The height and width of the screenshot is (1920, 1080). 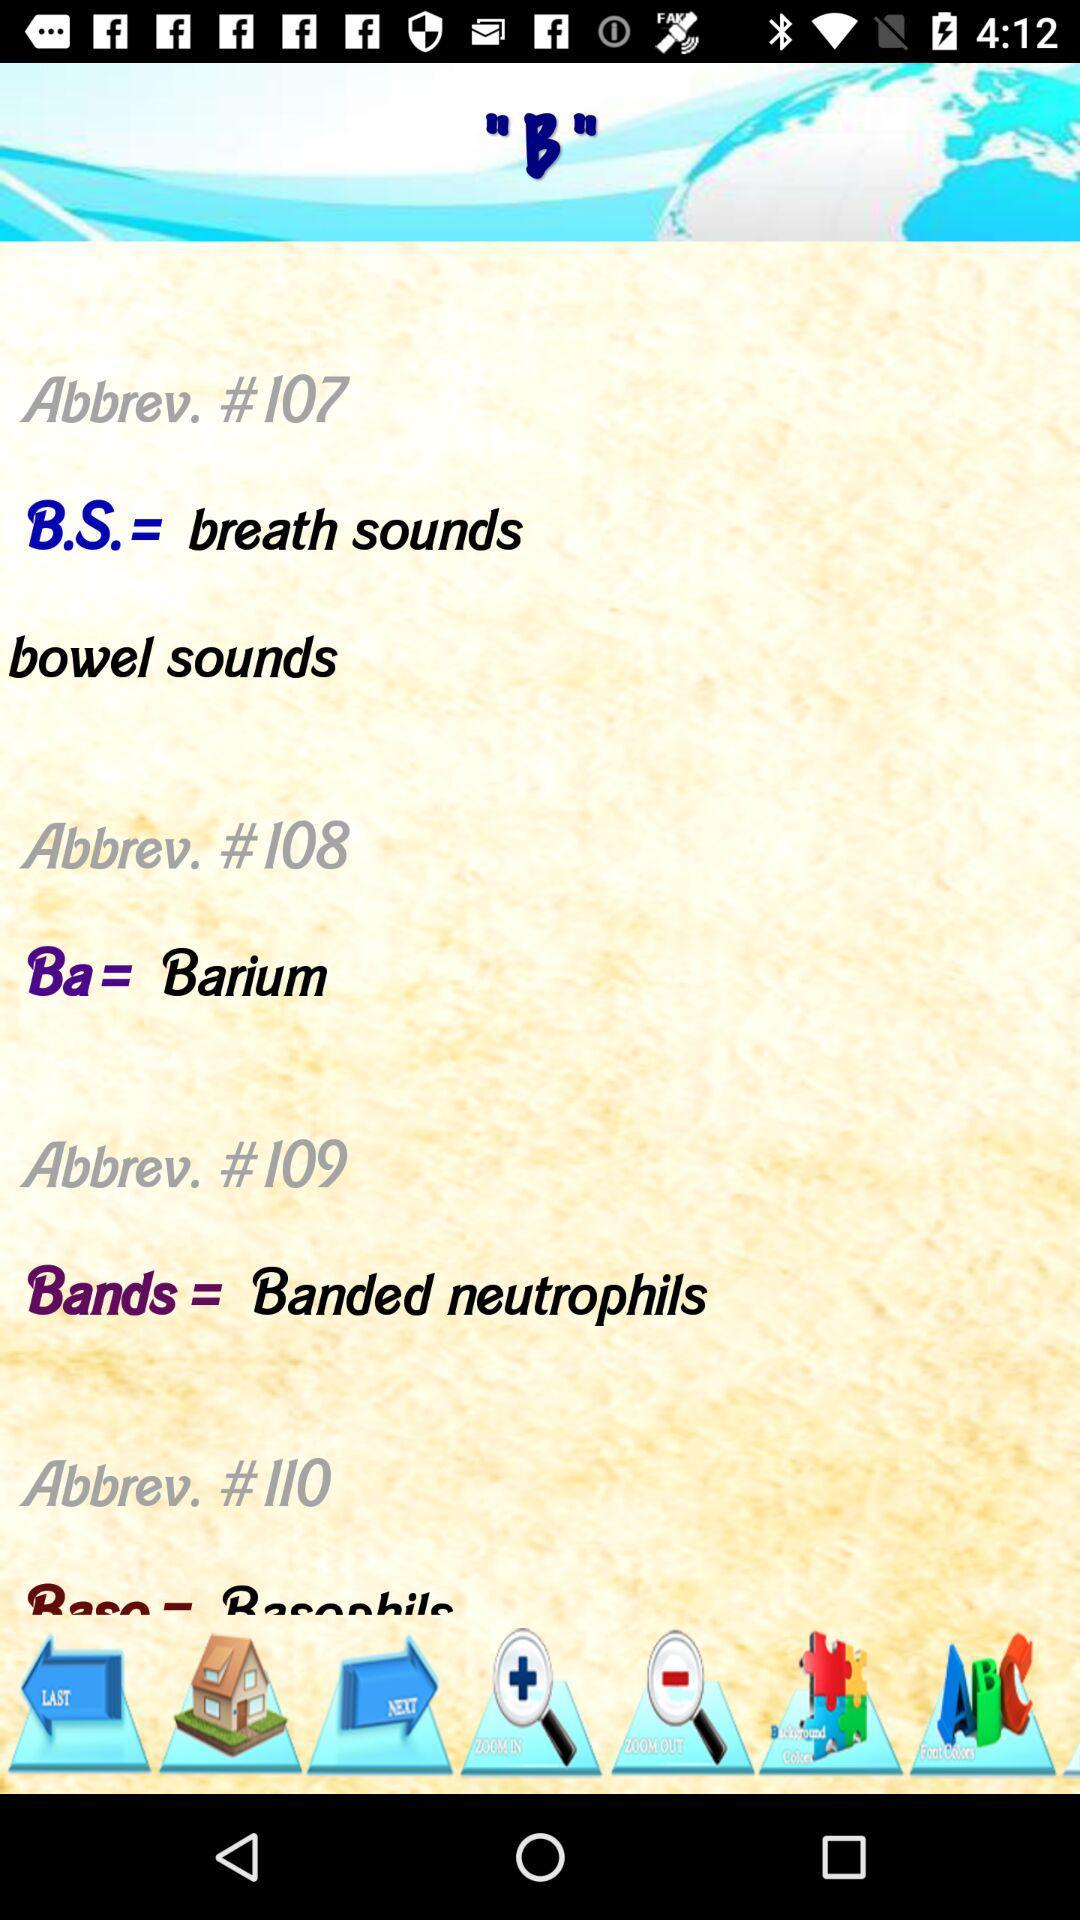 I want to click on zoom out, so click(x=680, y=1702).